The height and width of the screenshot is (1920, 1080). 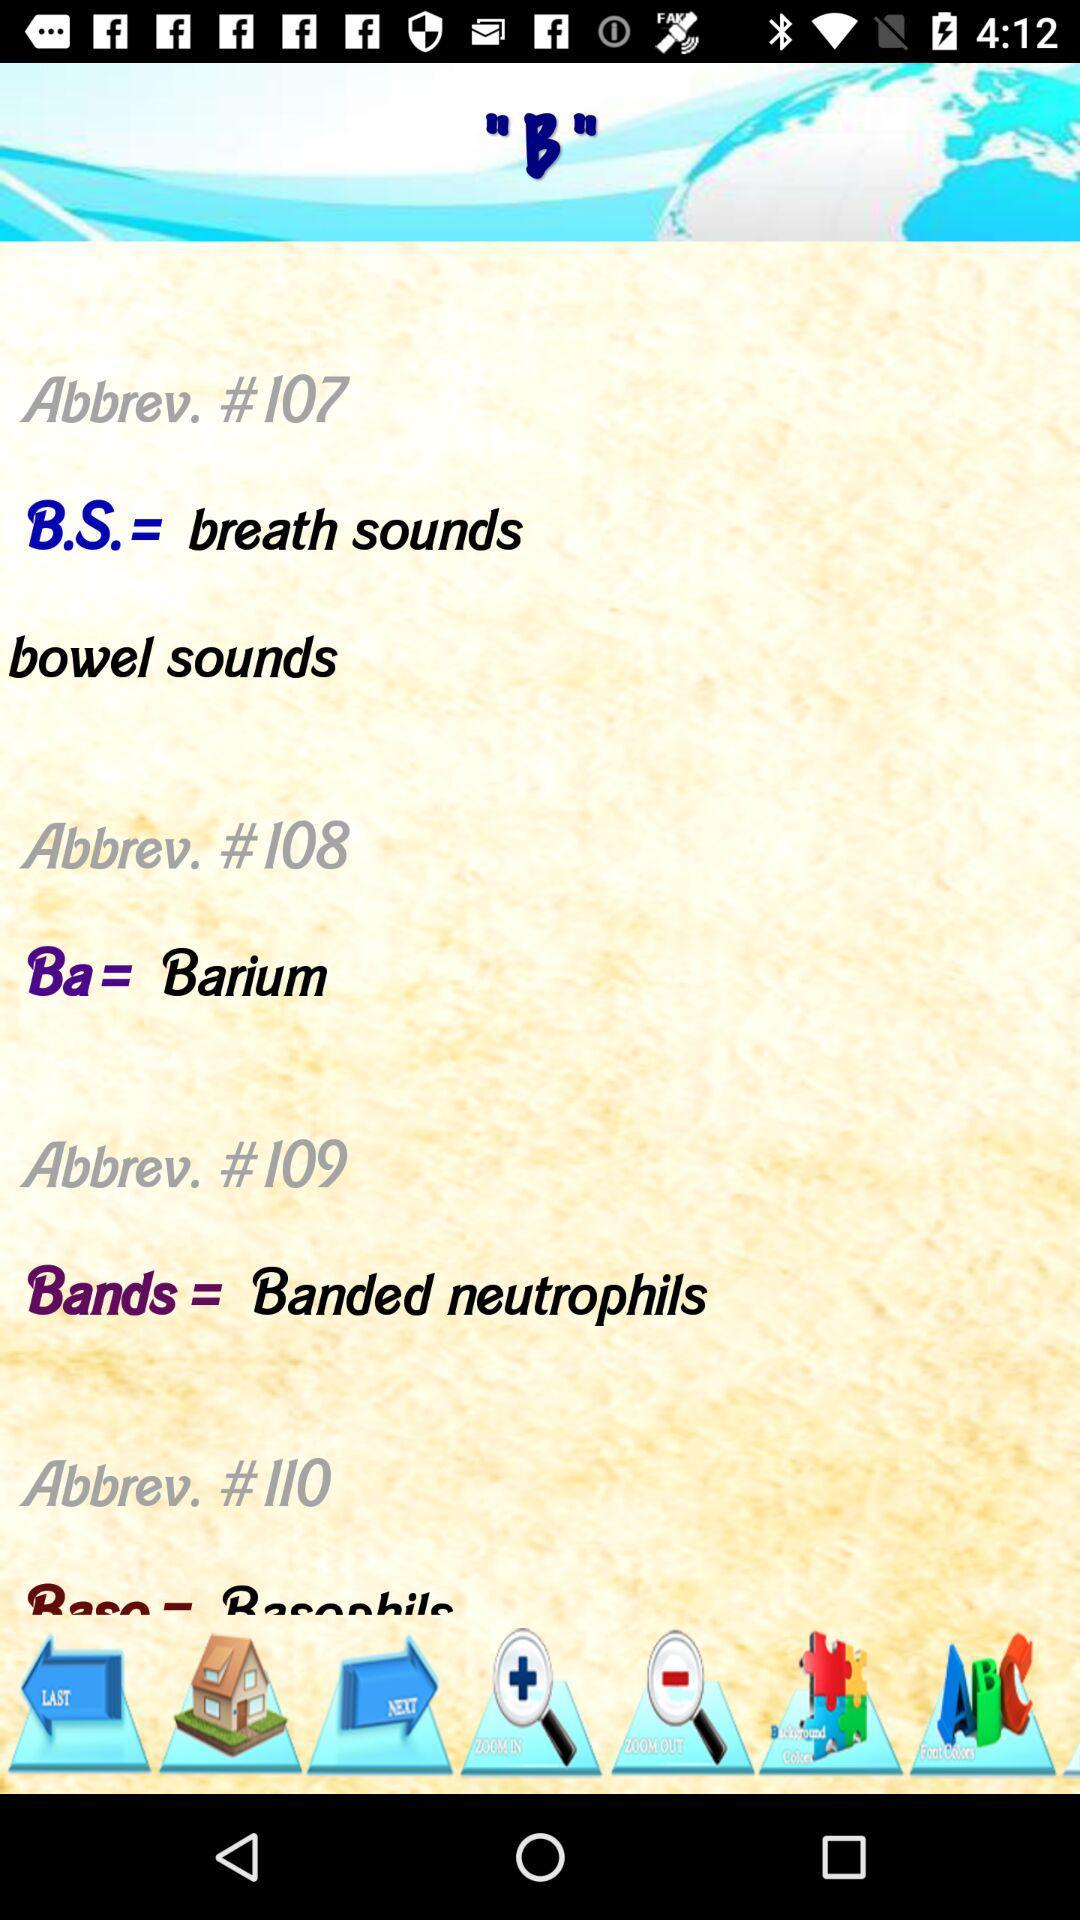 I want to click on zoom out, so click(x=680, y=1702).